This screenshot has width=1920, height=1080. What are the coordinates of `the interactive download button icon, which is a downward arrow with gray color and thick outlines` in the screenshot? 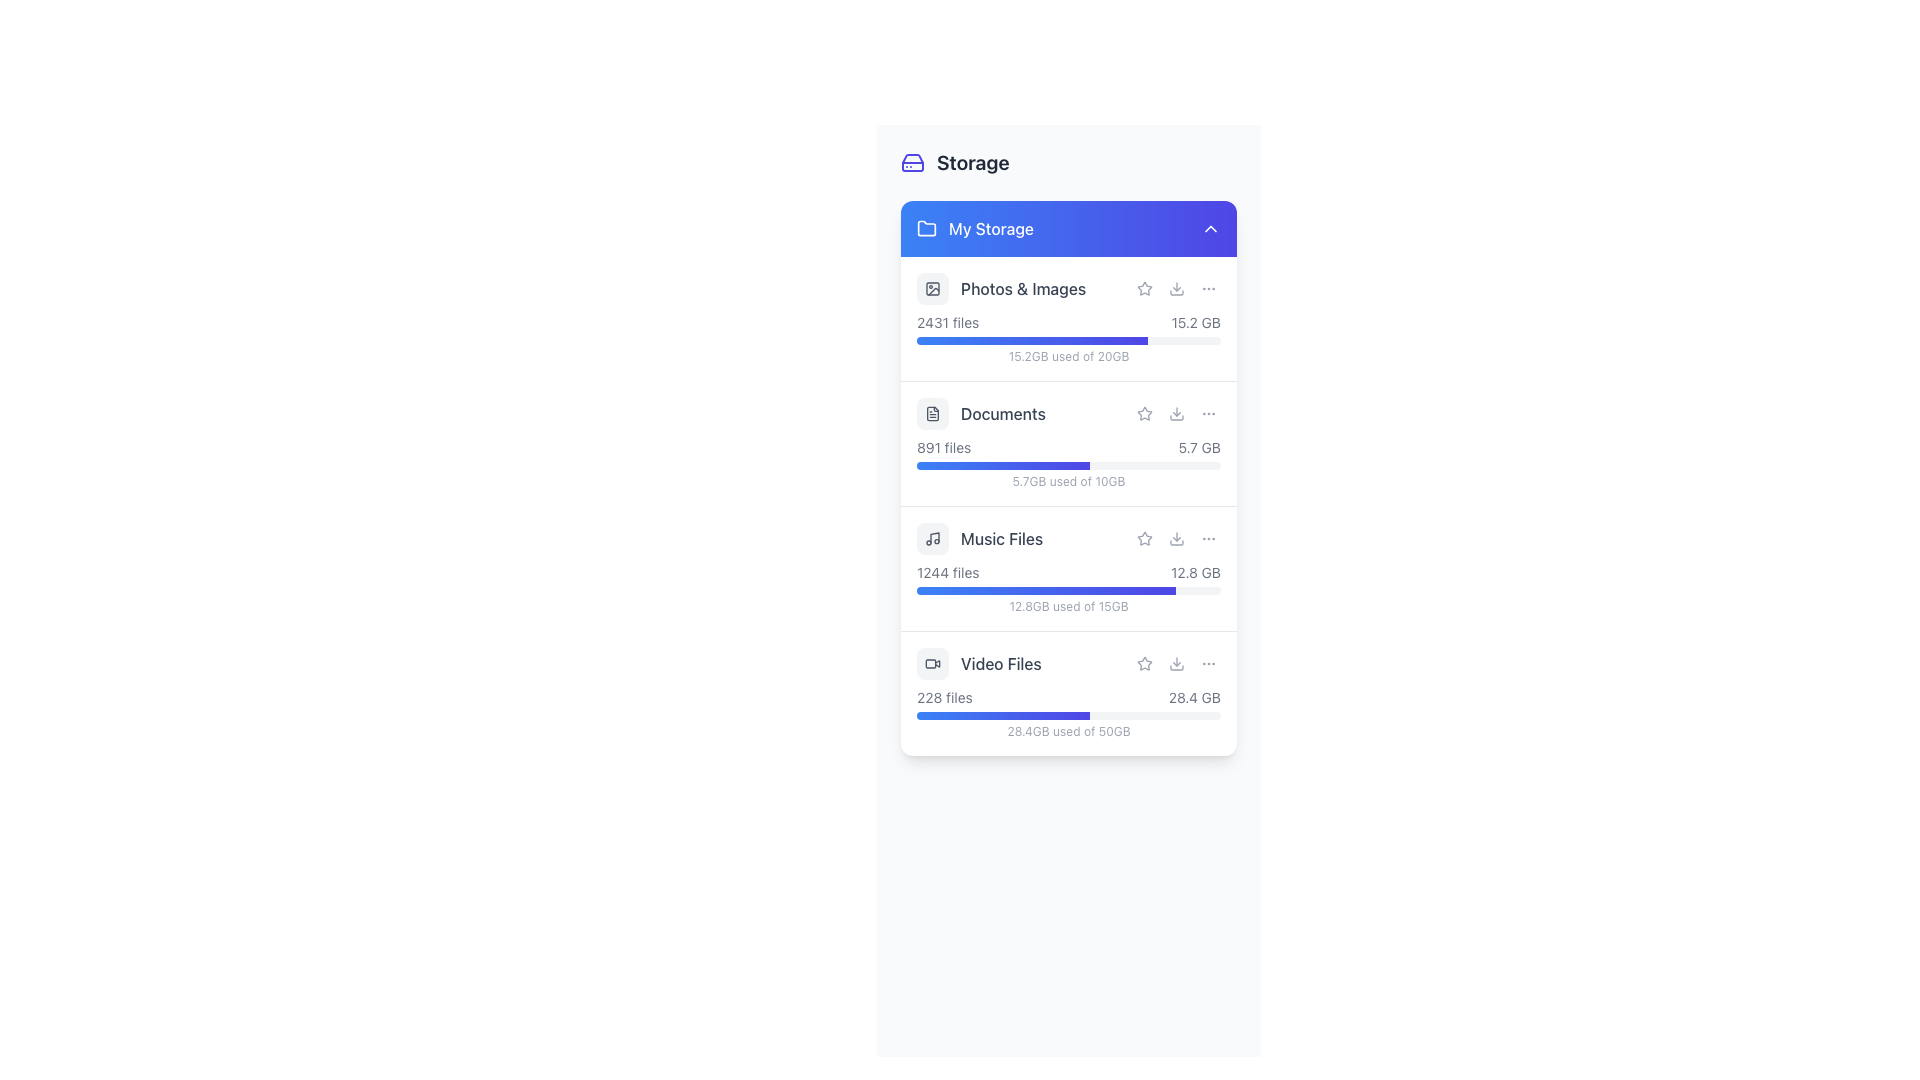 It's located at (1176, 289).